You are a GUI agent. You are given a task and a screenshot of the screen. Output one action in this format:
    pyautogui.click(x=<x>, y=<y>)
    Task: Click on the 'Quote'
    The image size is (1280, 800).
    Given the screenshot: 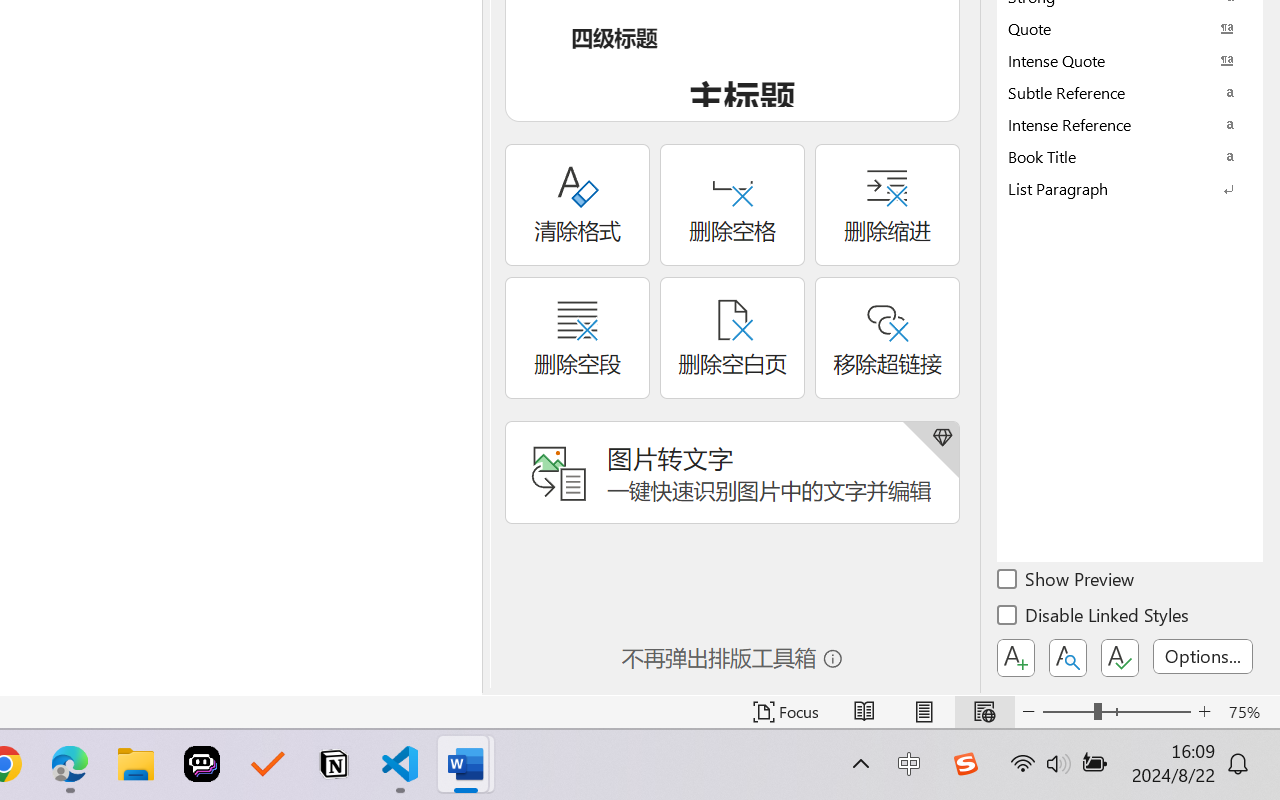 What is the action you would take?
    pyautogui.click(x=1130, y=28)
    